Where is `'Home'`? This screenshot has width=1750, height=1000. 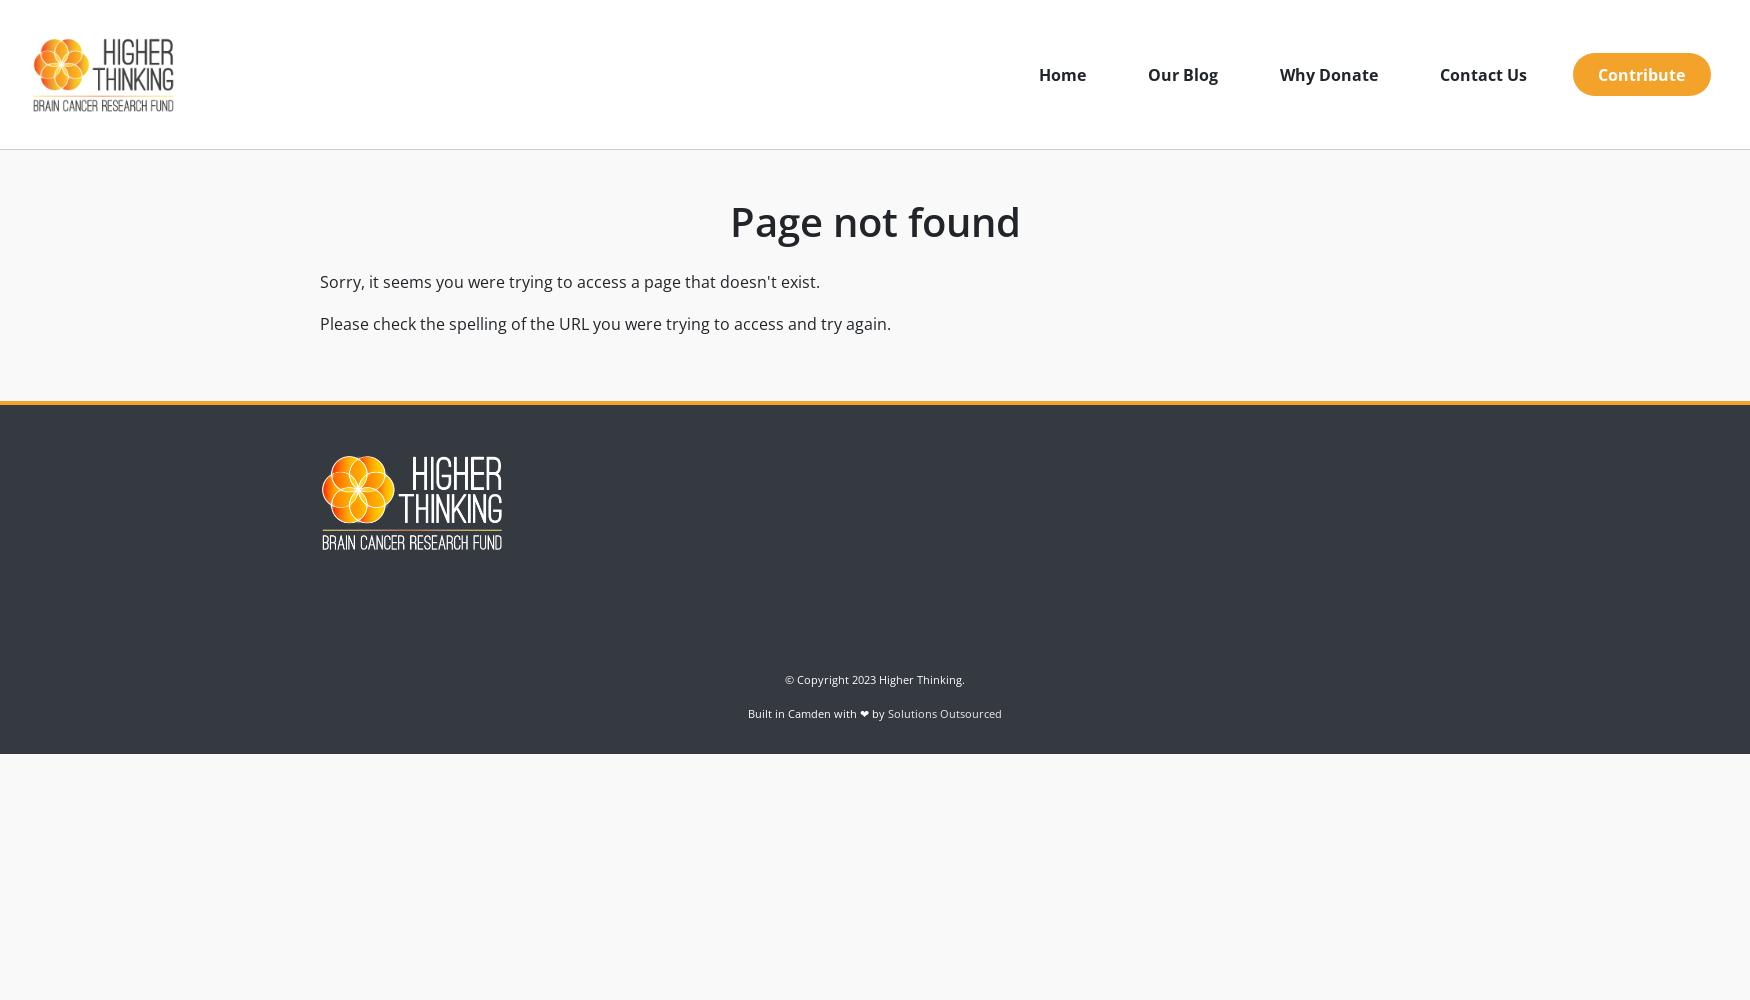 'Home' is located at coordinates (1060, 73).